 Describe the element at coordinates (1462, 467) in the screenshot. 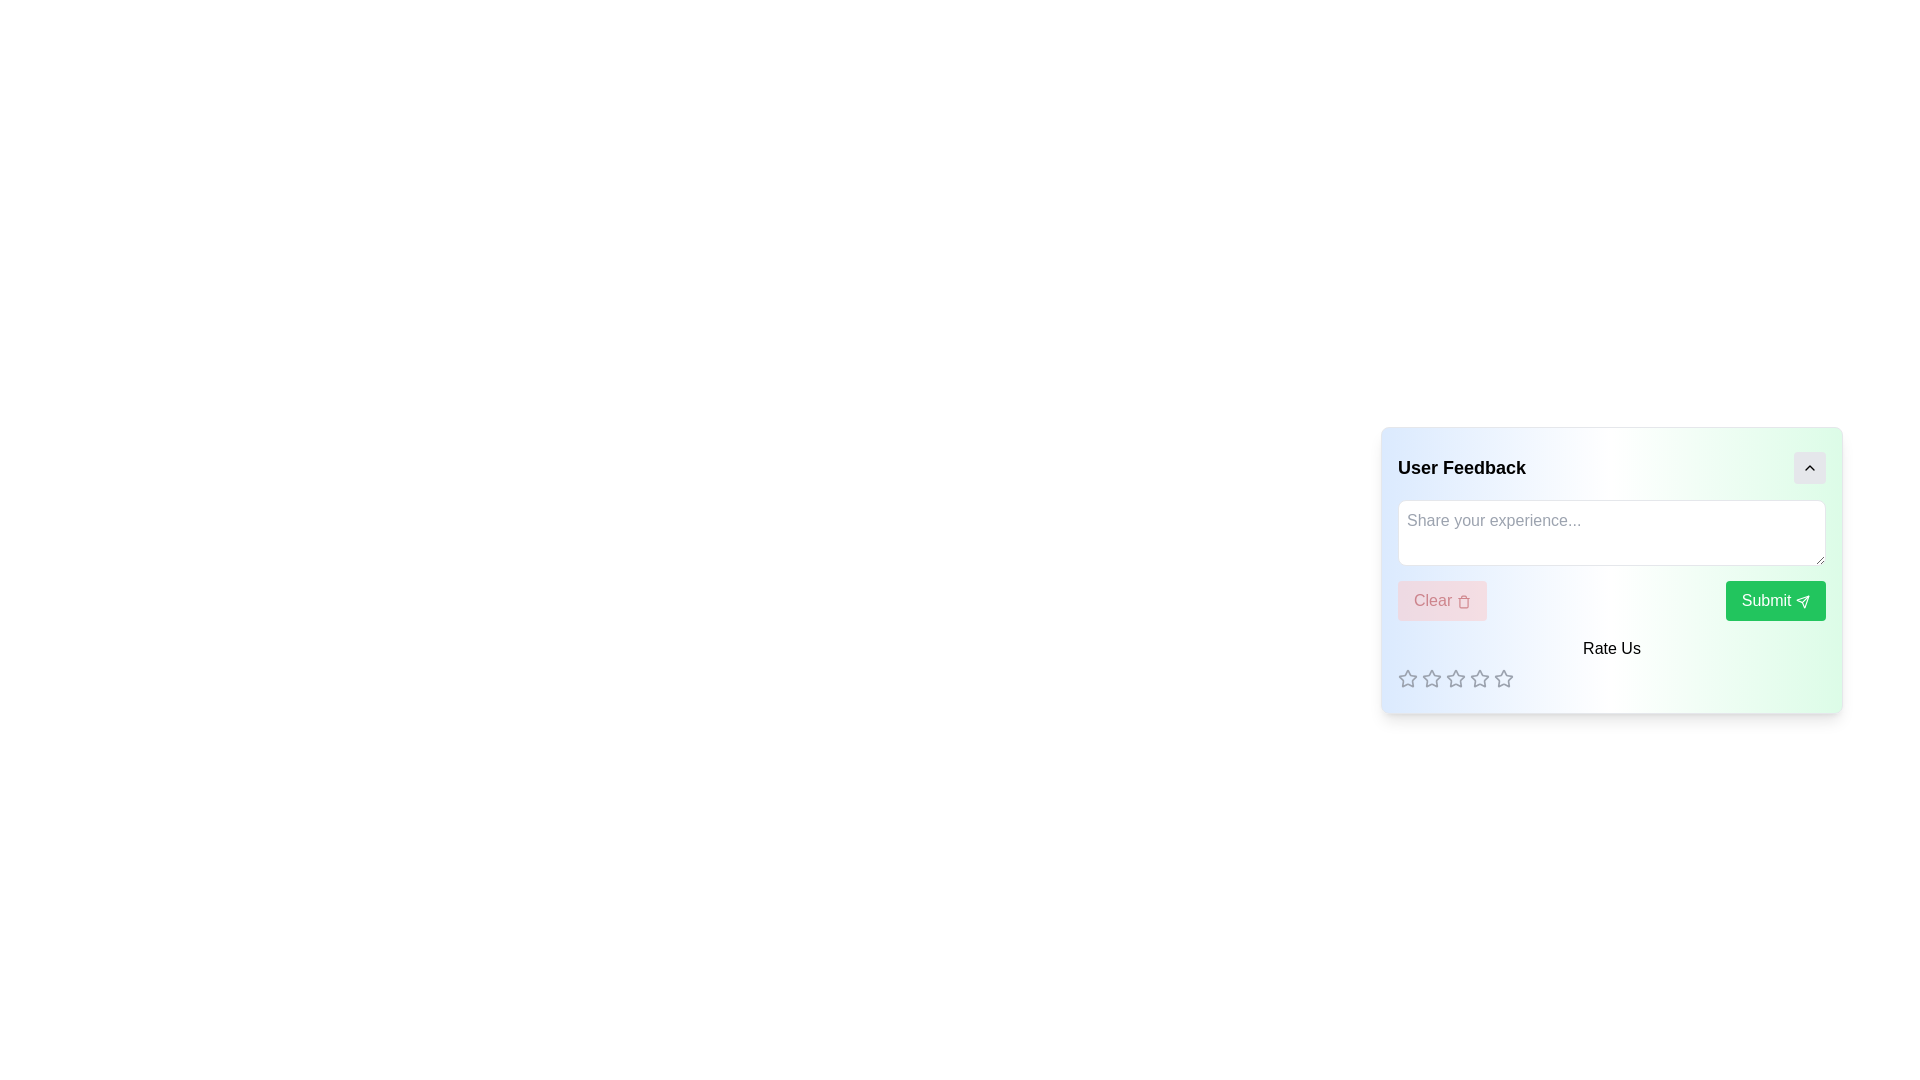

I see `the Text Label that serves as a heading or title for the user feedback collection section, located at the top-left of the interface panel` at that location.